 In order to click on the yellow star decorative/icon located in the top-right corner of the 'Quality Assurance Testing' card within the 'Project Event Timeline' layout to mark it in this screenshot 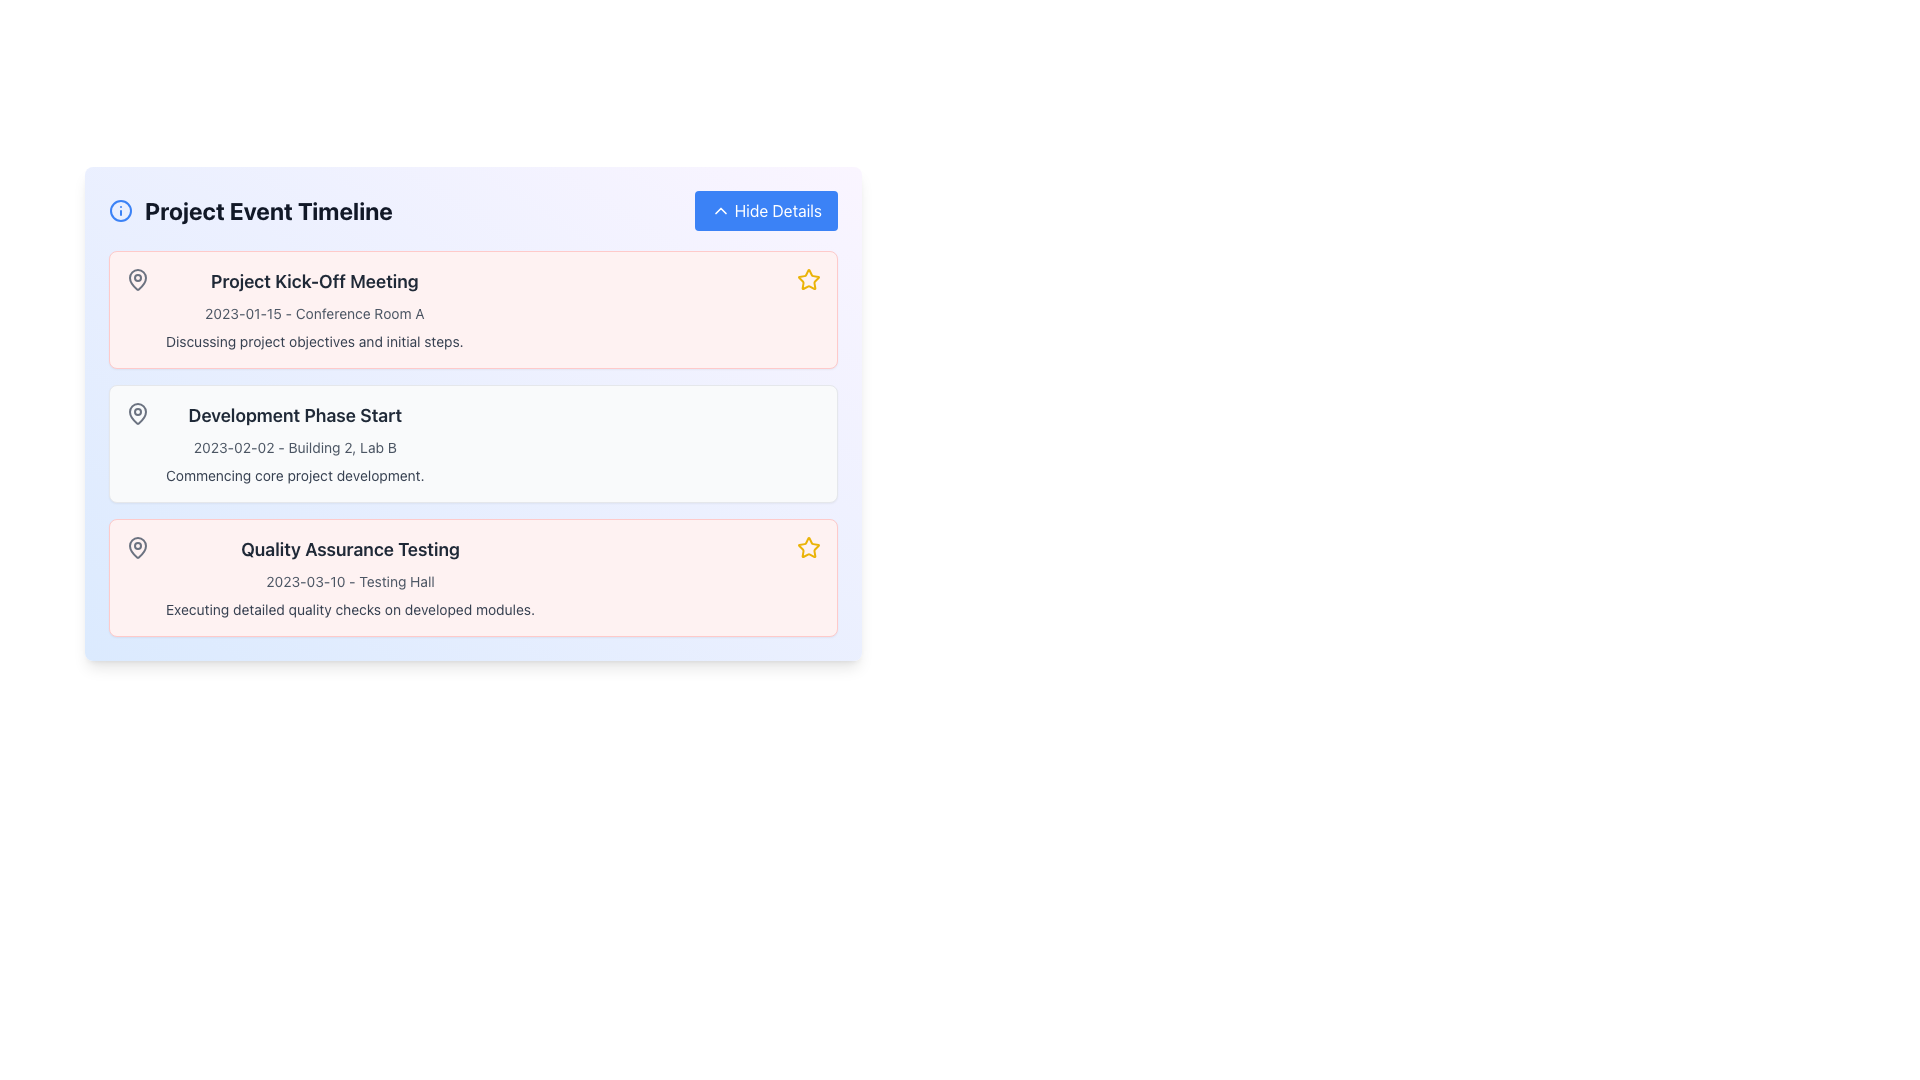, I will do `click(809, 547)`.